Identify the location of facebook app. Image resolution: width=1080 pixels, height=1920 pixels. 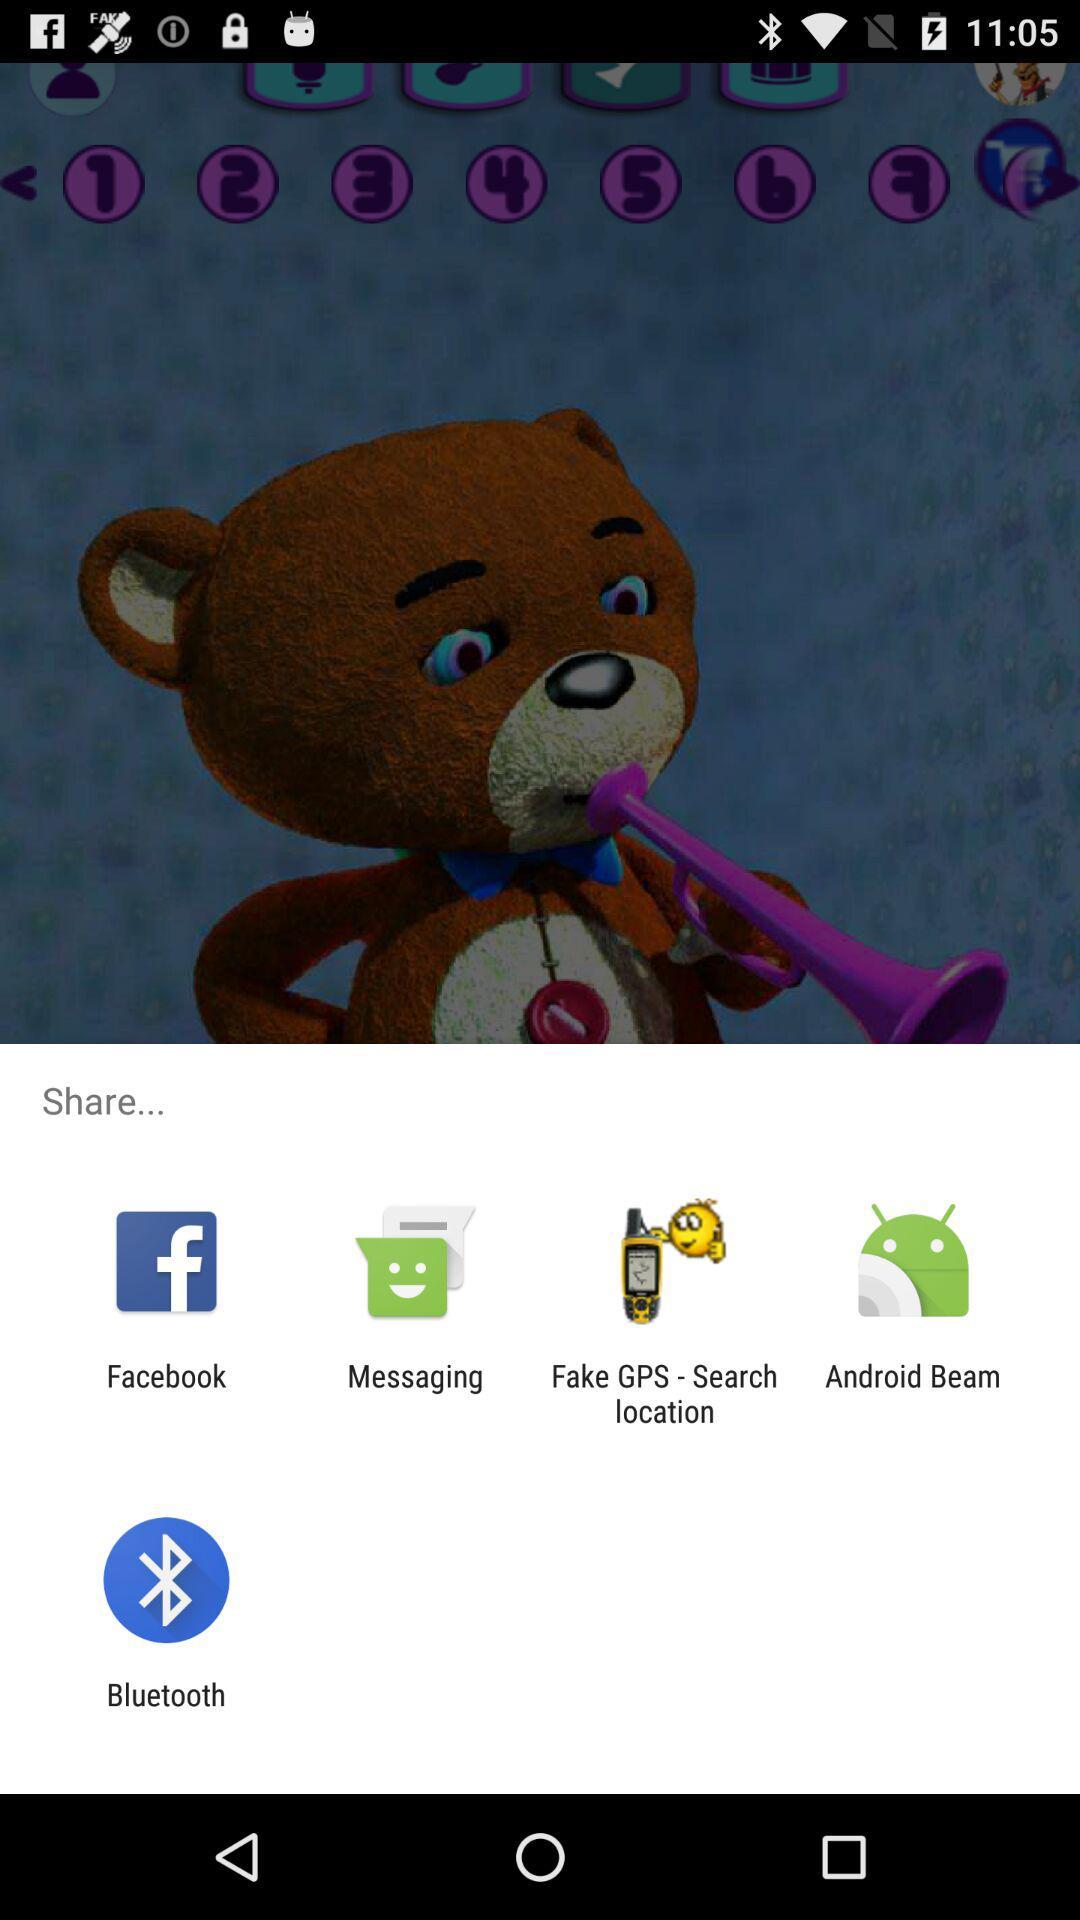
(165, 1392).